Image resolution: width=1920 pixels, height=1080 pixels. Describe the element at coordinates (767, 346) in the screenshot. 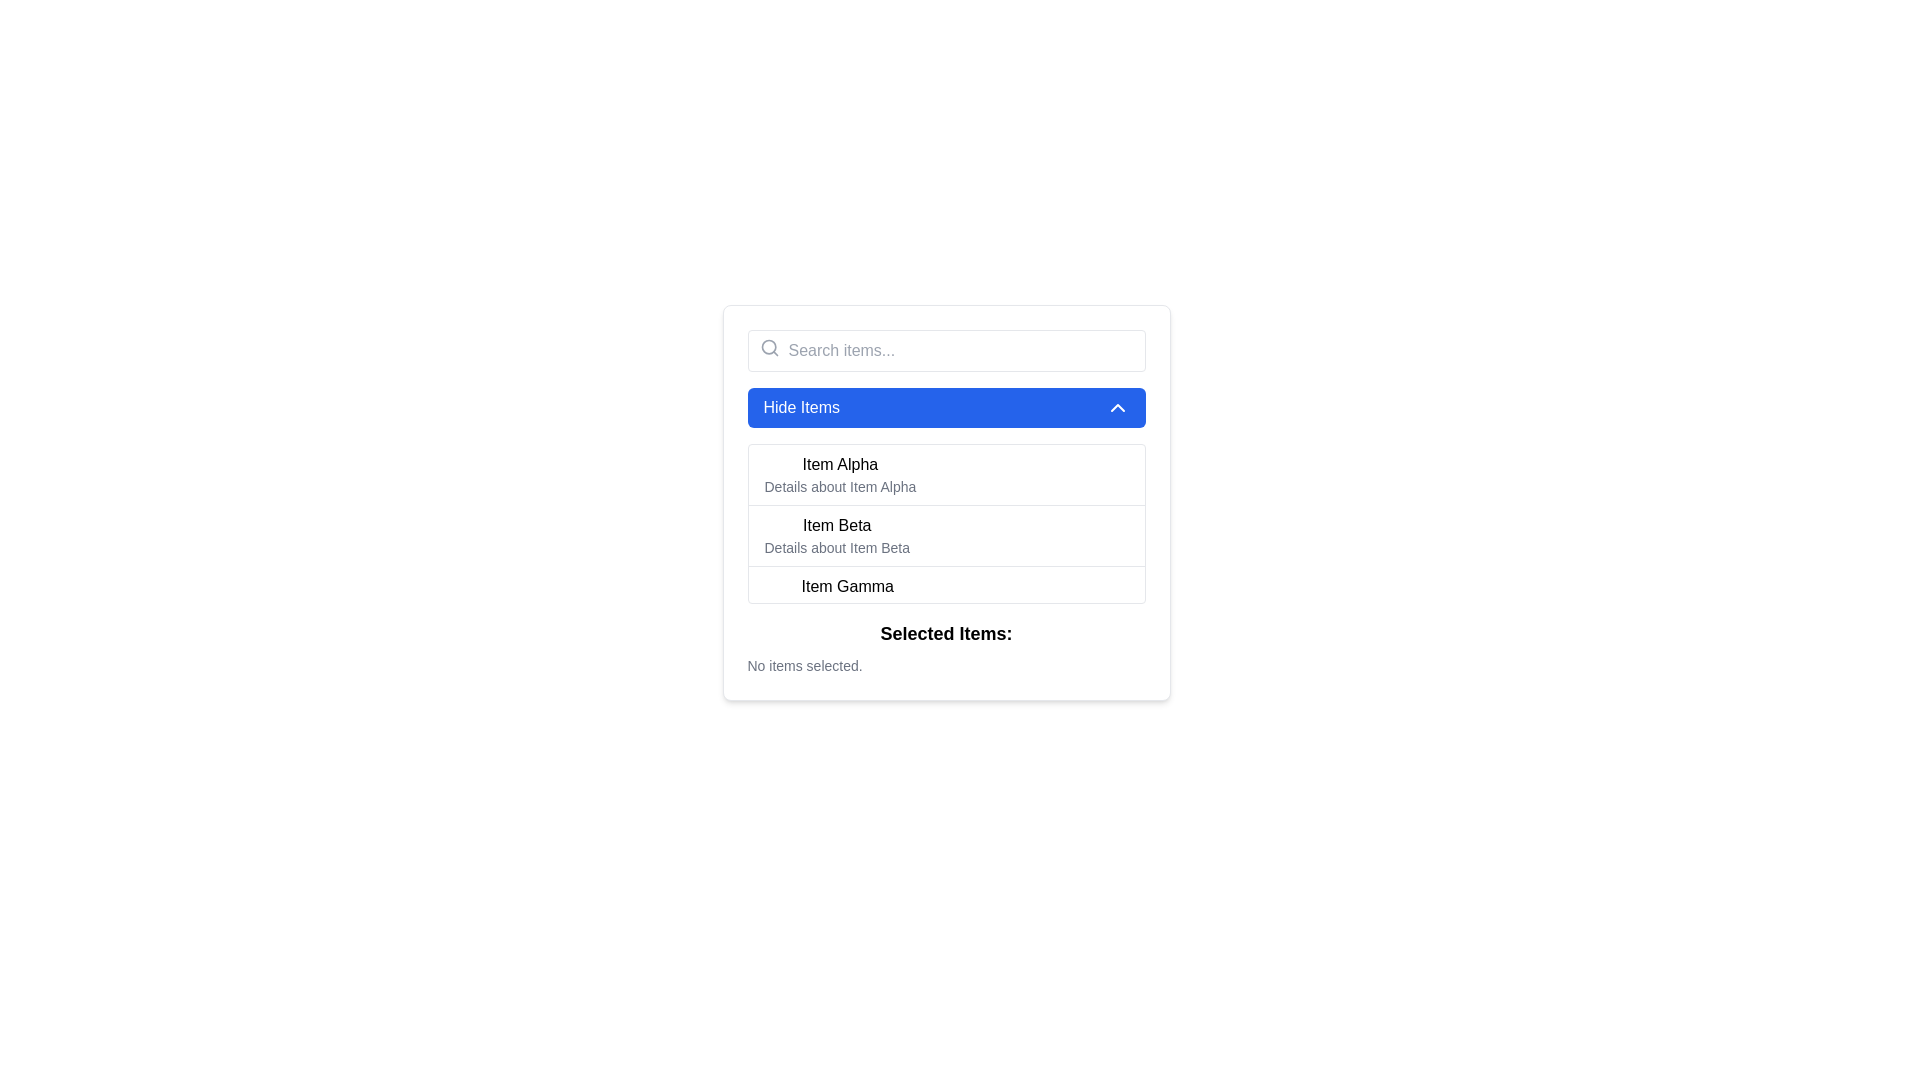

I see `the circular part of the magnifying glass icon located in the top-left corner of the search bar, which indicates the search functionality` at that location.